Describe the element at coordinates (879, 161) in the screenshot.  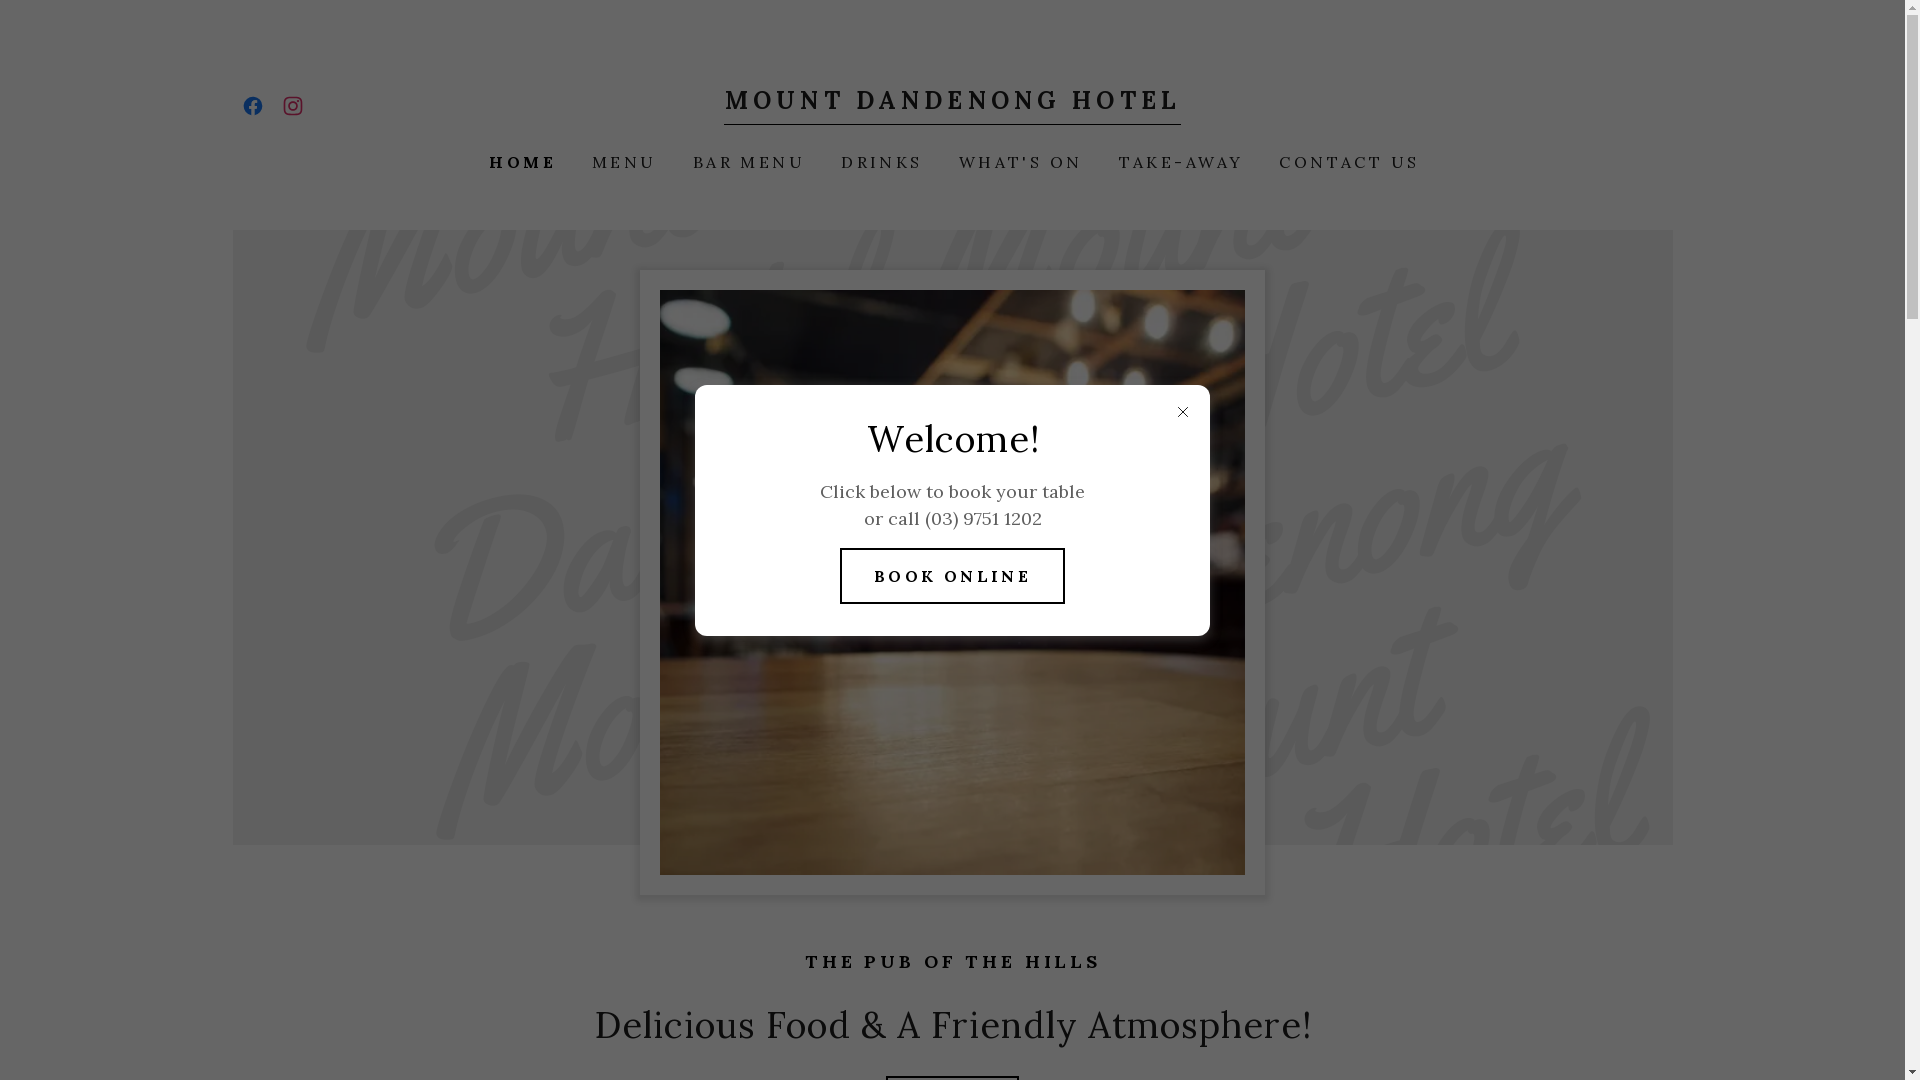
I see `'DRINKS'` at that location.